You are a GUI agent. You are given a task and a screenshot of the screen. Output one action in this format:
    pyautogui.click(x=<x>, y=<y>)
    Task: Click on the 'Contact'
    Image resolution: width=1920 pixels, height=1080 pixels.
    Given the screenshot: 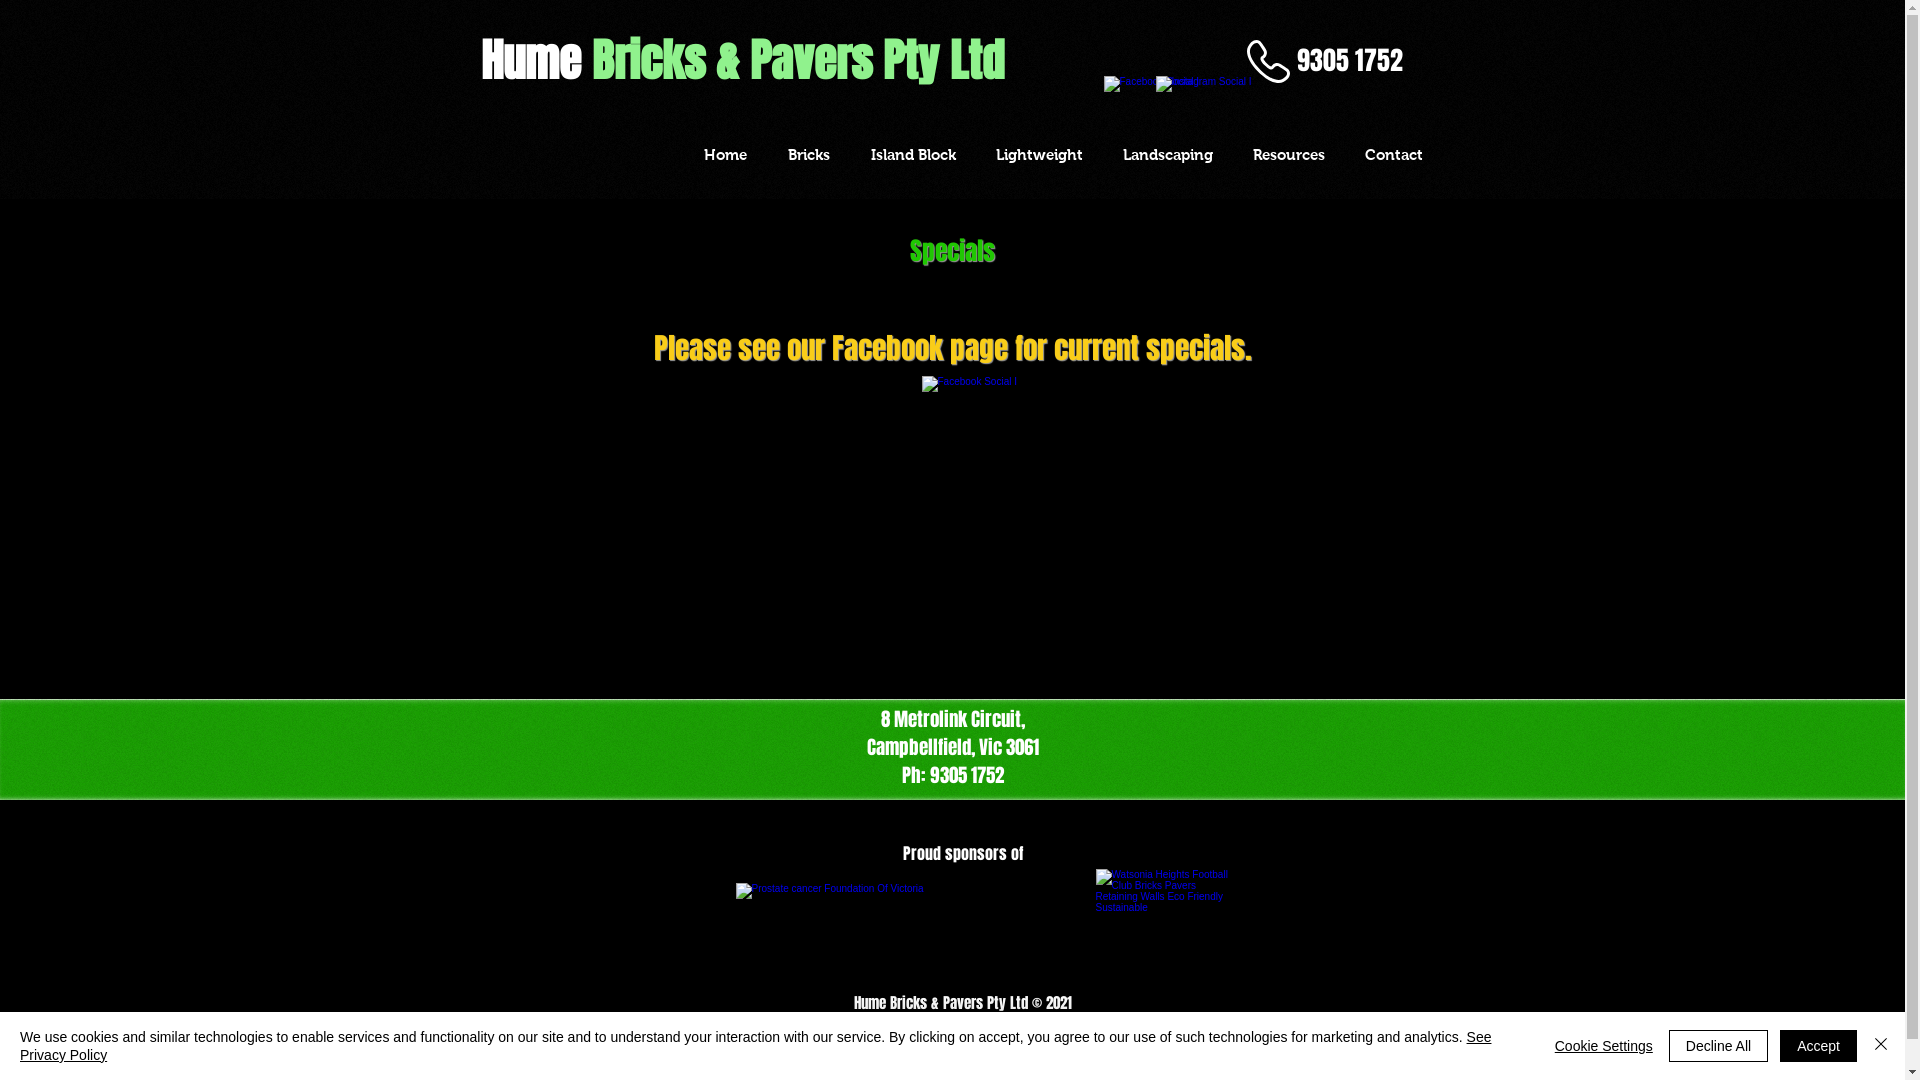 What is the action you would take?
    pyautogui.click(x=1391, y=153)
    